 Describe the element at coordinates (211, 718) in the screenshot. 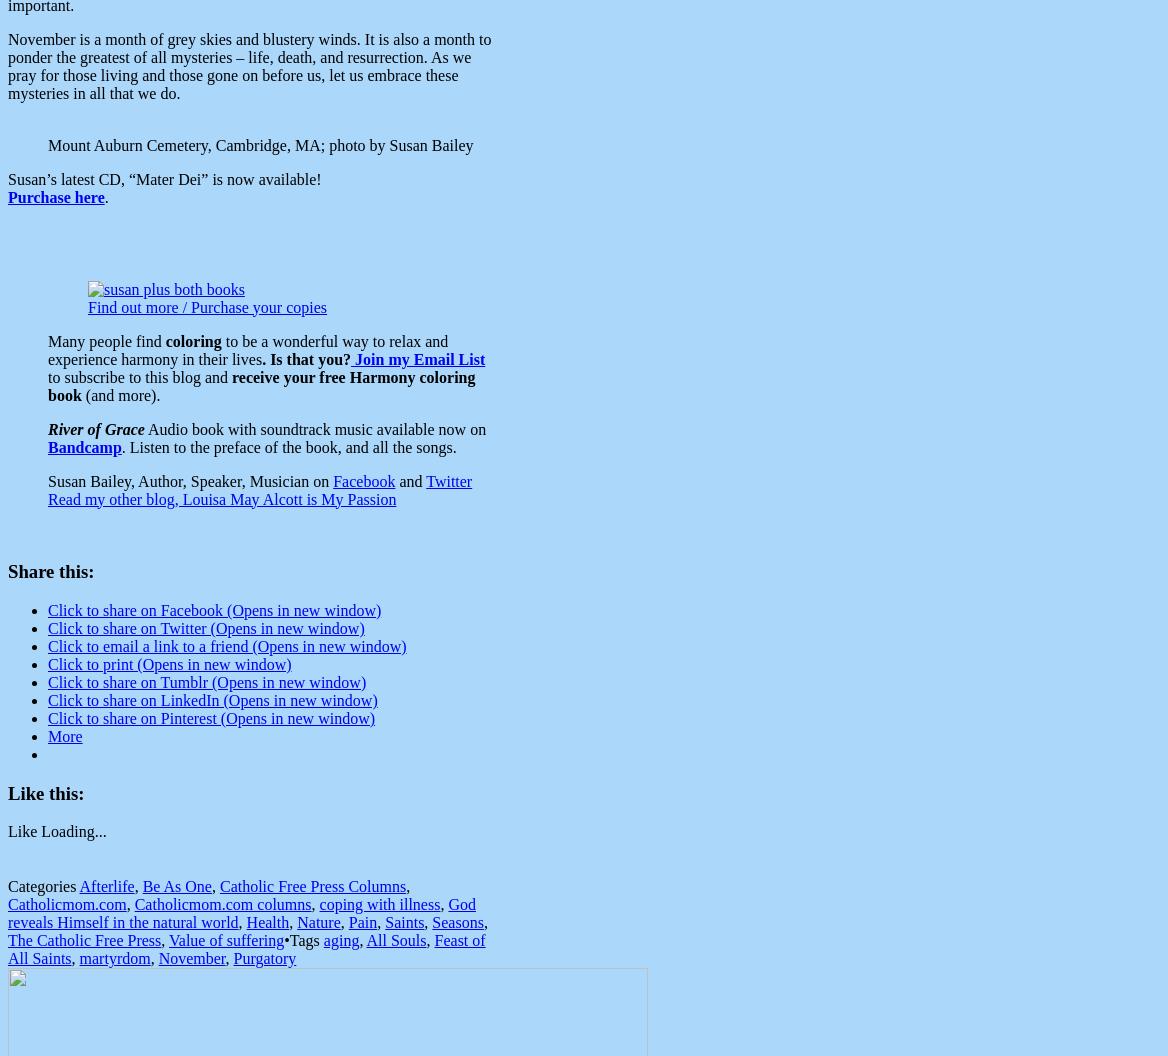

I see `'Click to share on Pinterest (Opens in new window)'` at that location.